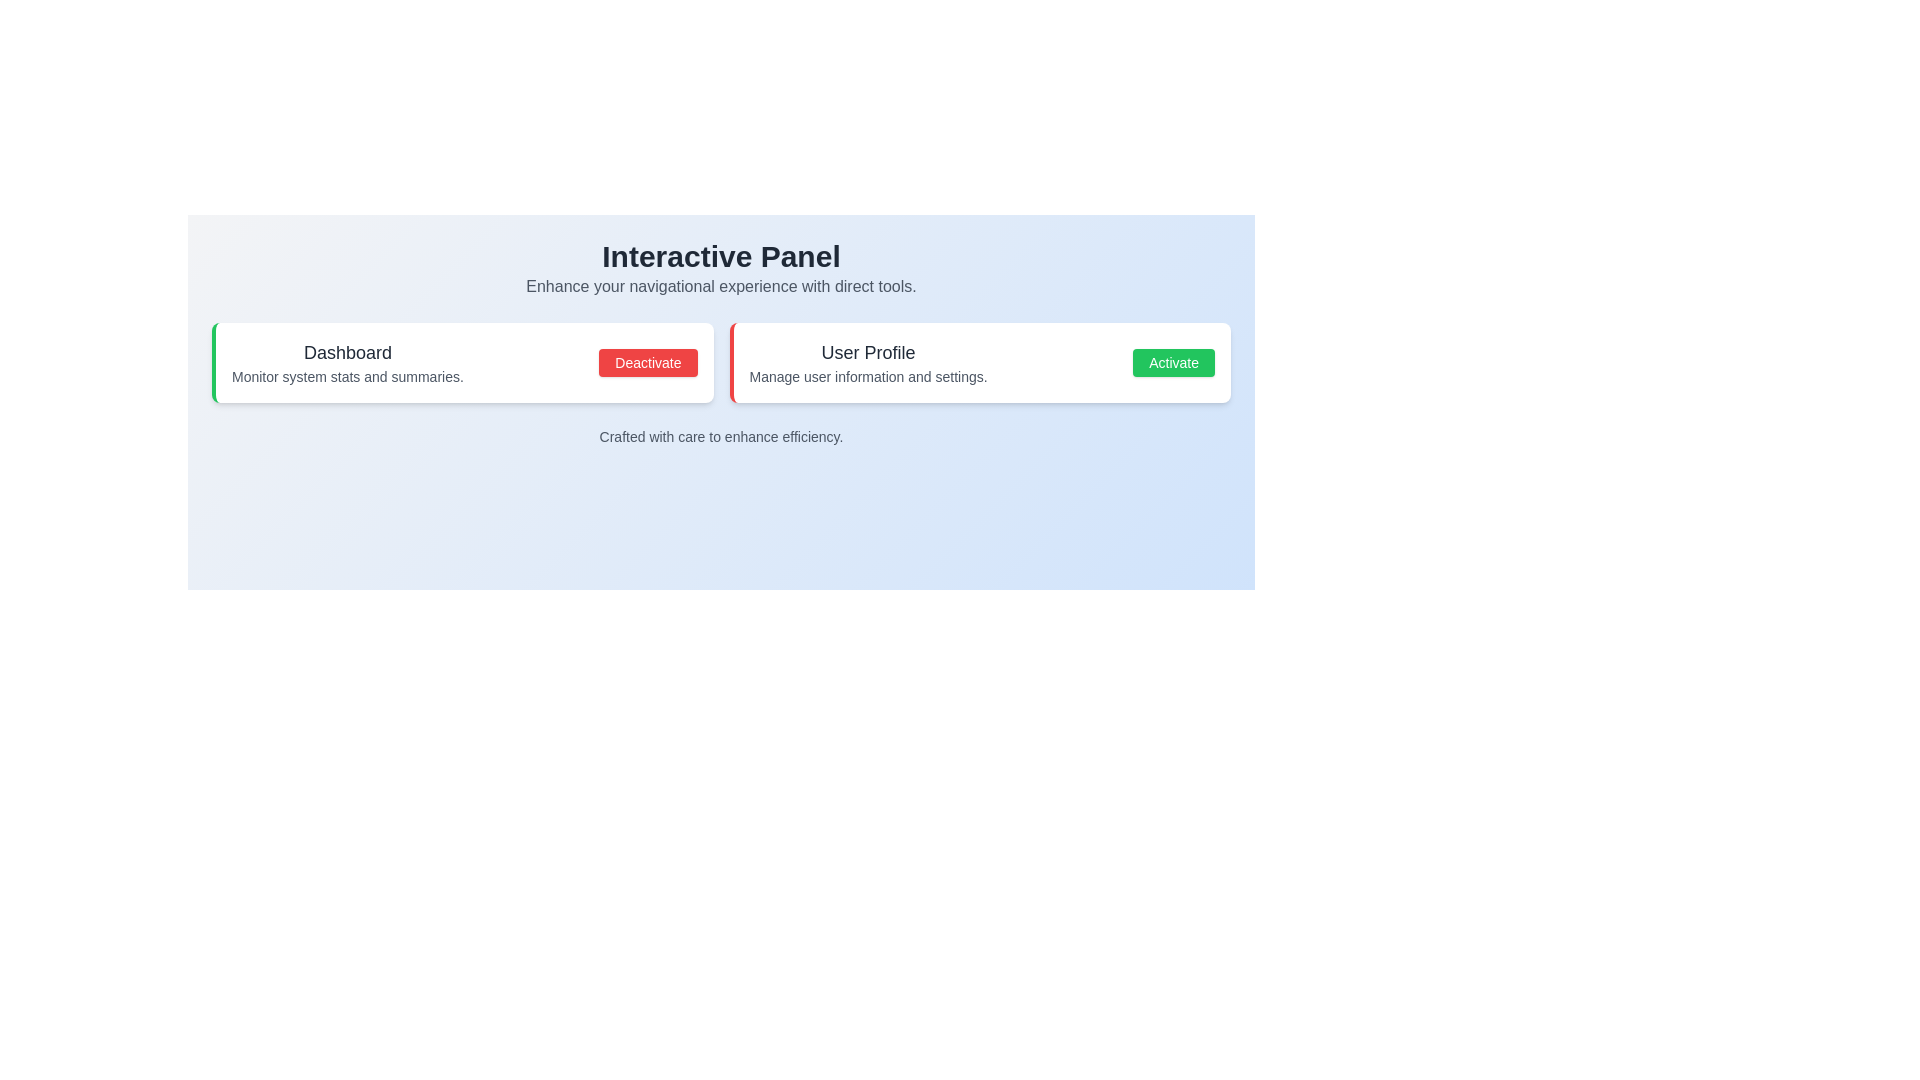  Describe the element at coordinates (868, 377) in the screenshot. I see `the Text label that provides contextual information regarding the 'User Profile' section, located beneath the 'User Profile' title` at that location.